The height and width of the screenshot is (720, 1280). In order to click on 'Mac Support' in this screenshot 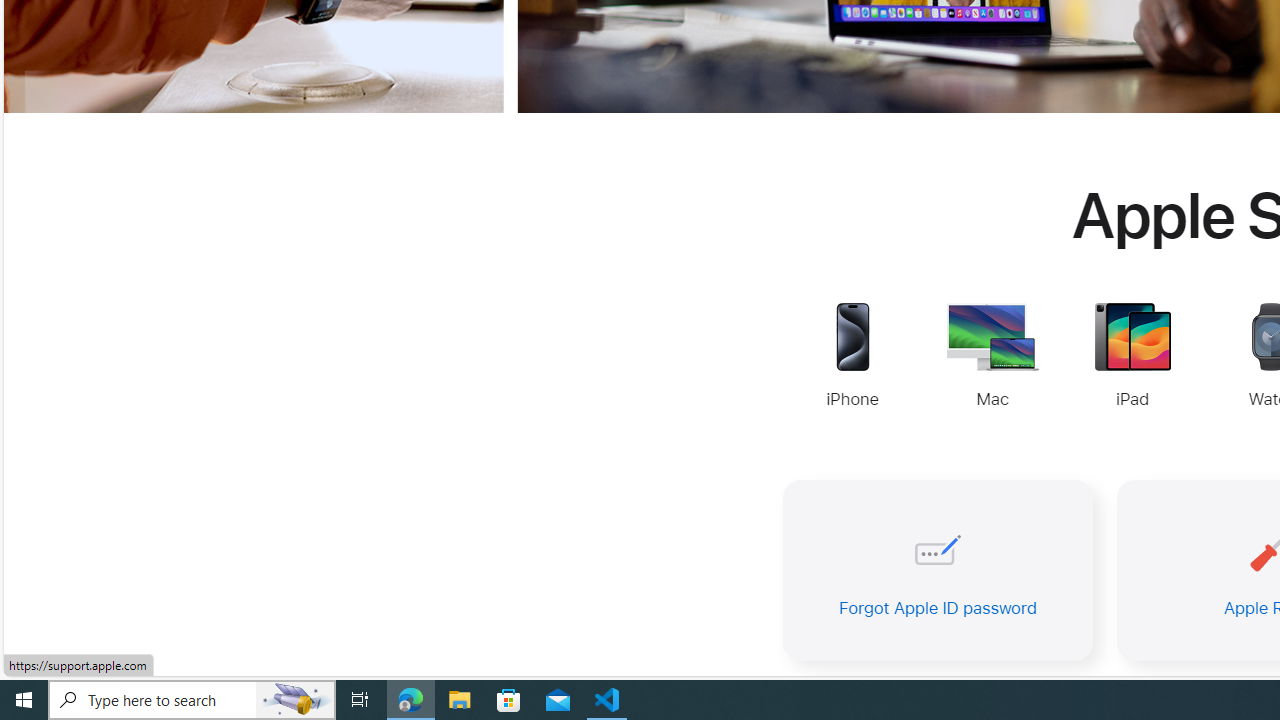, I will do `click(992, 357)`.